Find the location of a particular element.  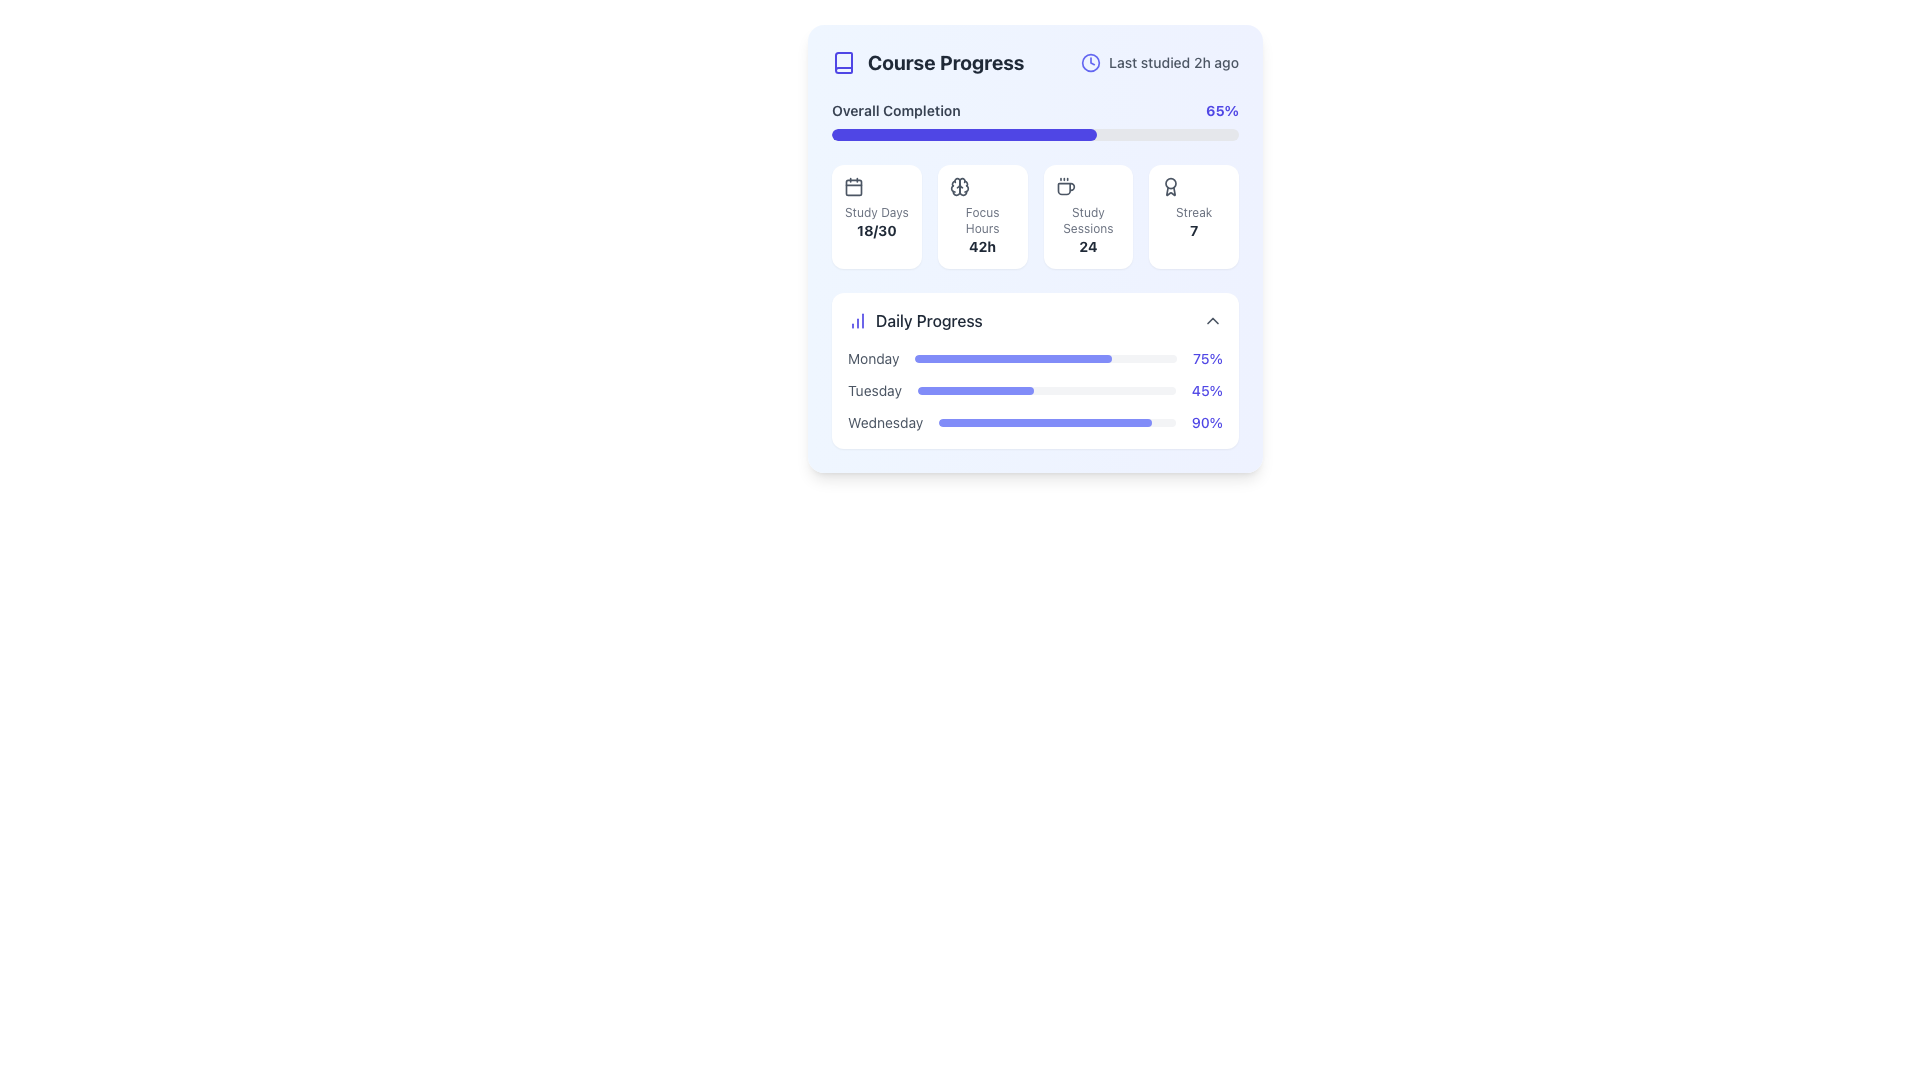

the Informational card displaying 'Study Sessions' with the number '24' at the bottom, located in the 4-column grid below the progress bar labeled 'Overall Completion' is located at coordinates (1087, 216).